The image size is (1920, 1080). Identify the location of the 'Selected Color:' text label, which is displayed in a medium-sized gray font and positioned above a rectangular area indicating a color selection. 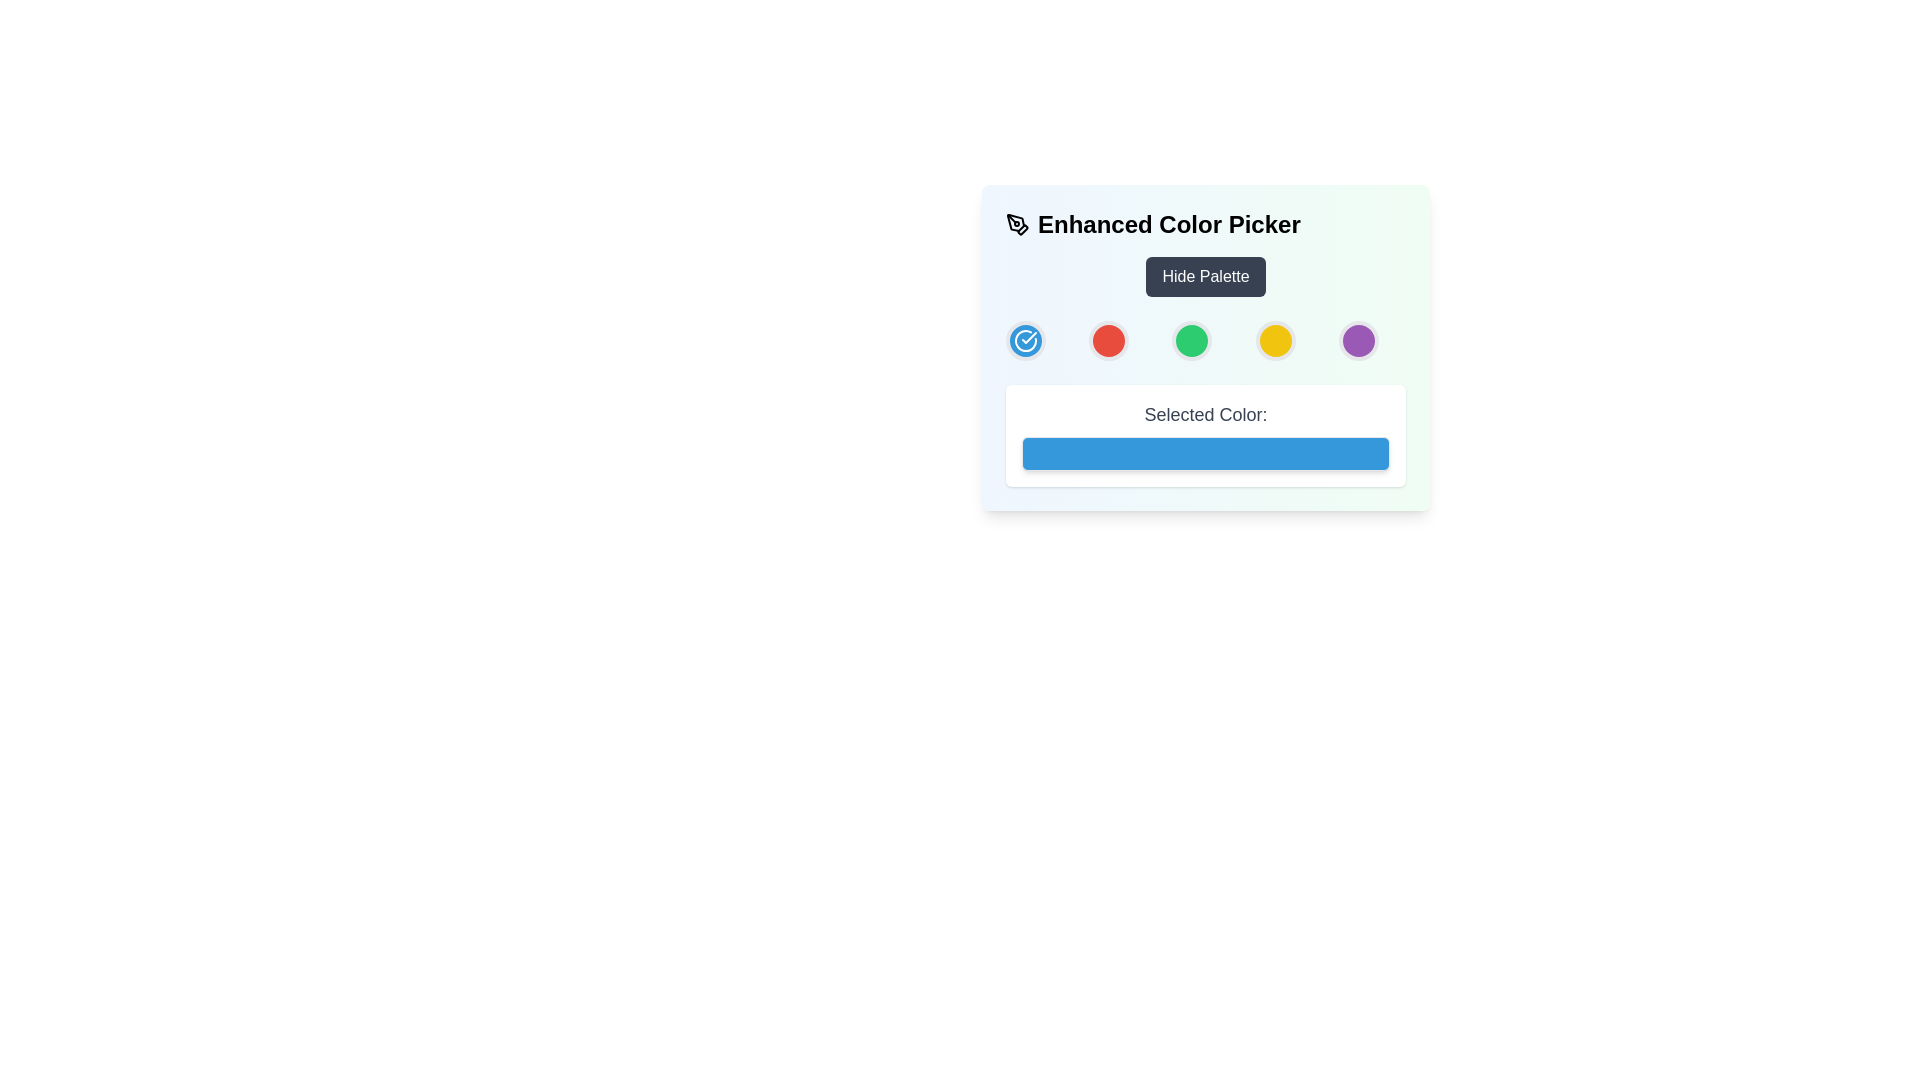
(1204, 414).